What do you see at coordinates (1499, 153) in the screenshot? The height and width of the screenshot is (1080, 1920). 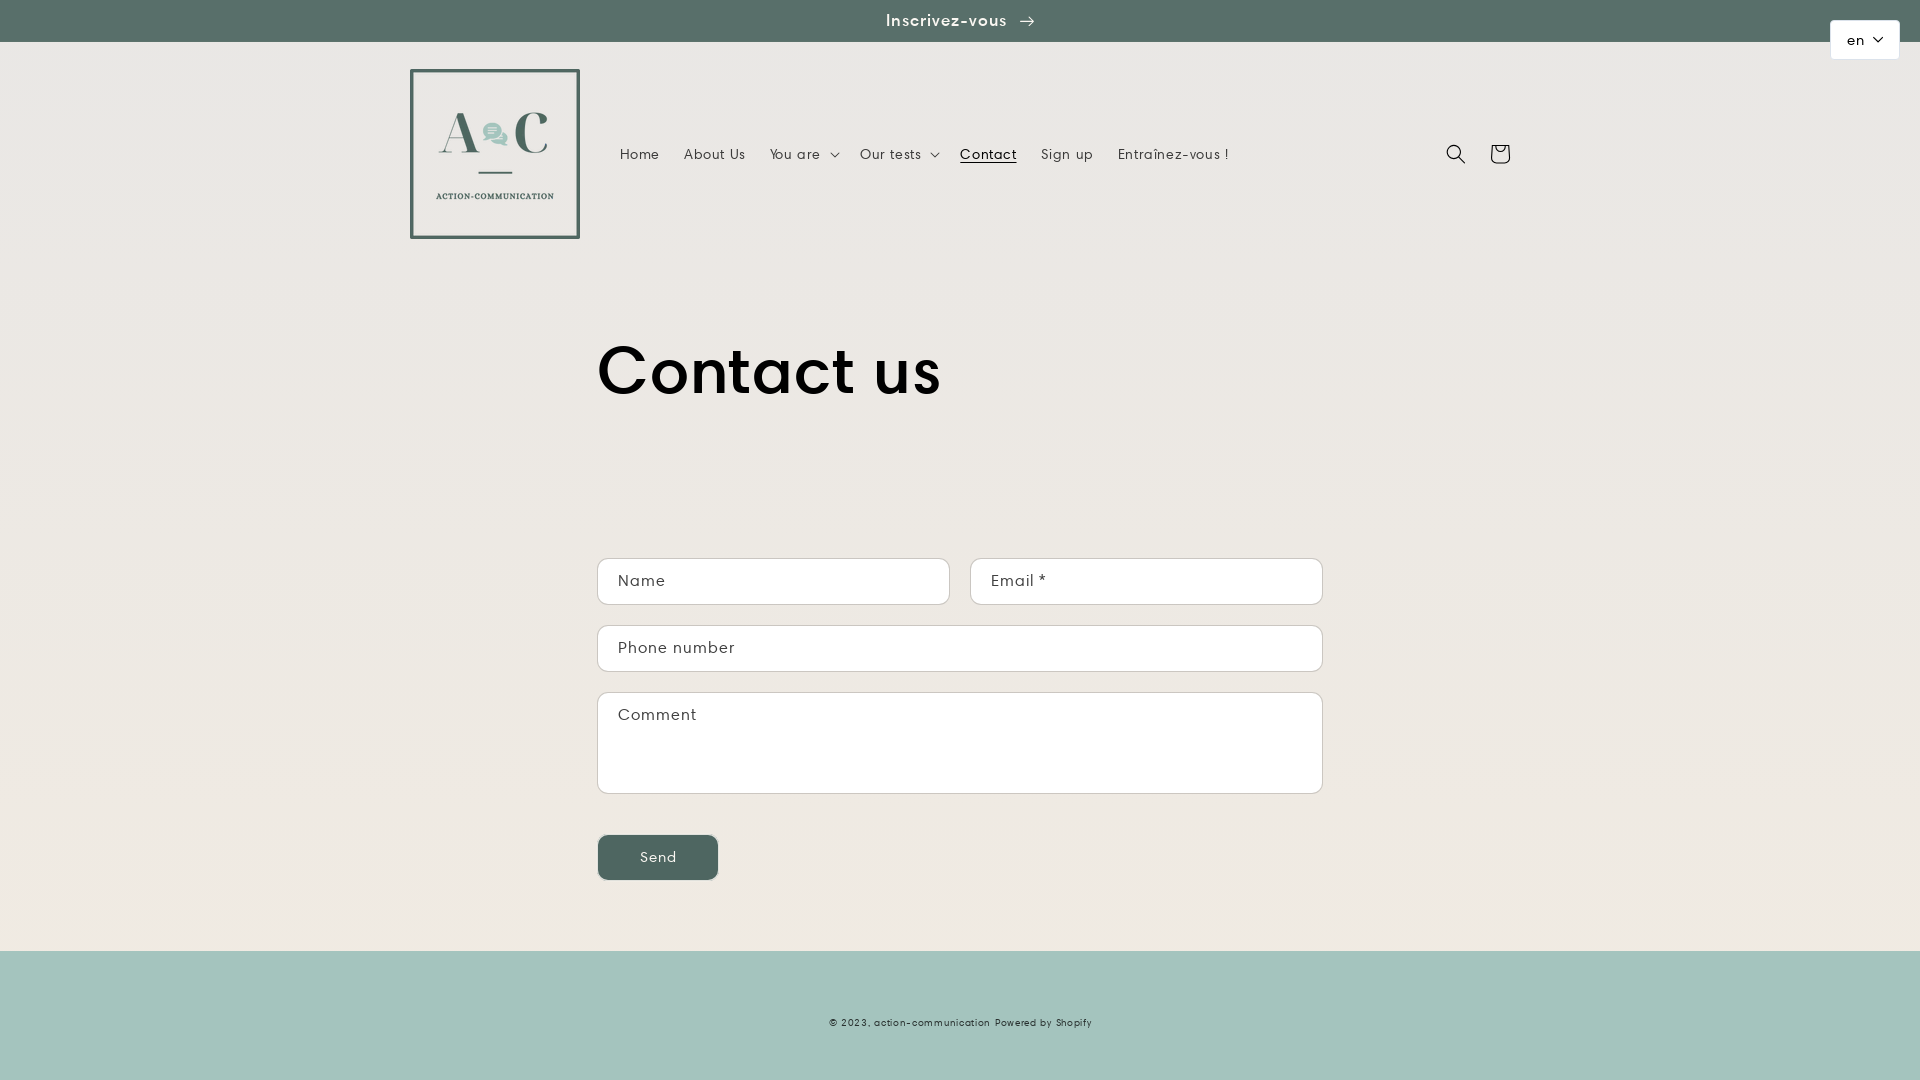 I see `'Cart'` at bounding box center [1499, 153].